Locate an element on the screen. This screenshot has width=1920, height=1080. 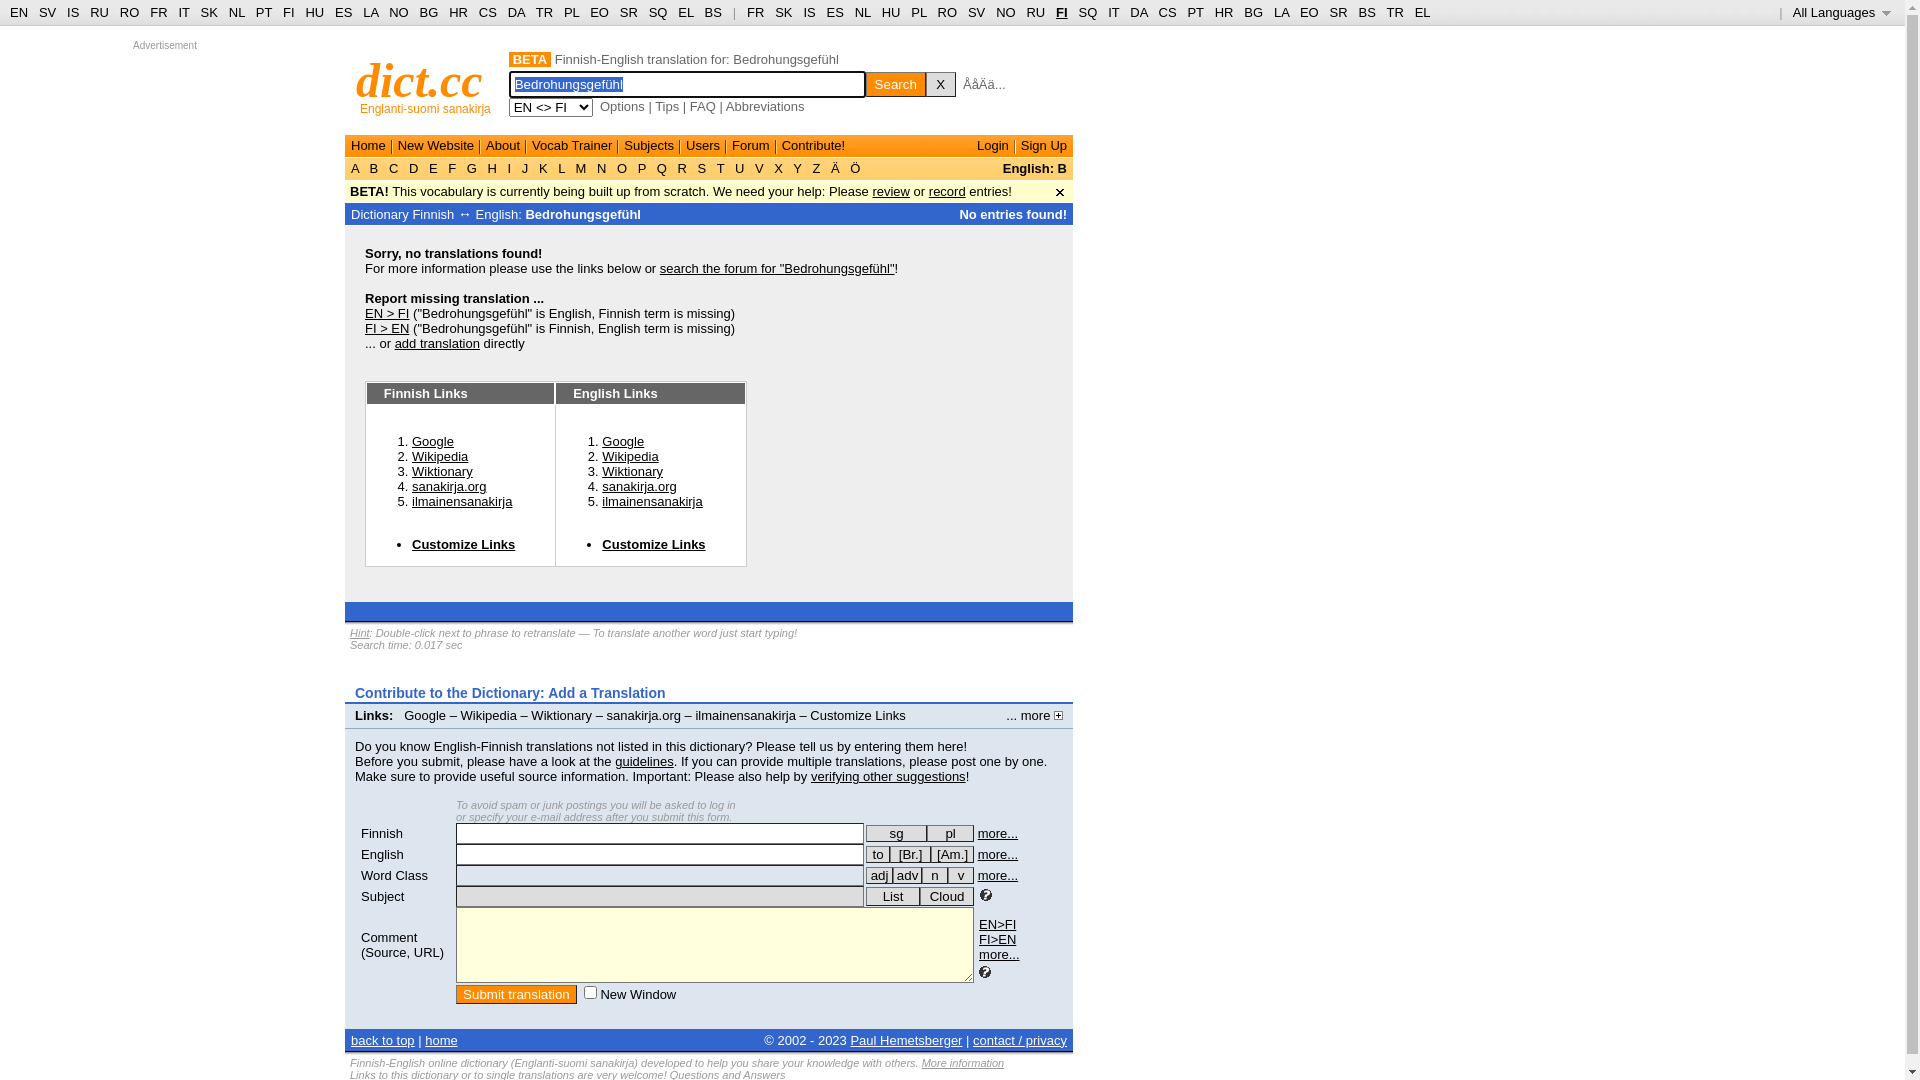
'IS' is located at coordinates (809, 12).